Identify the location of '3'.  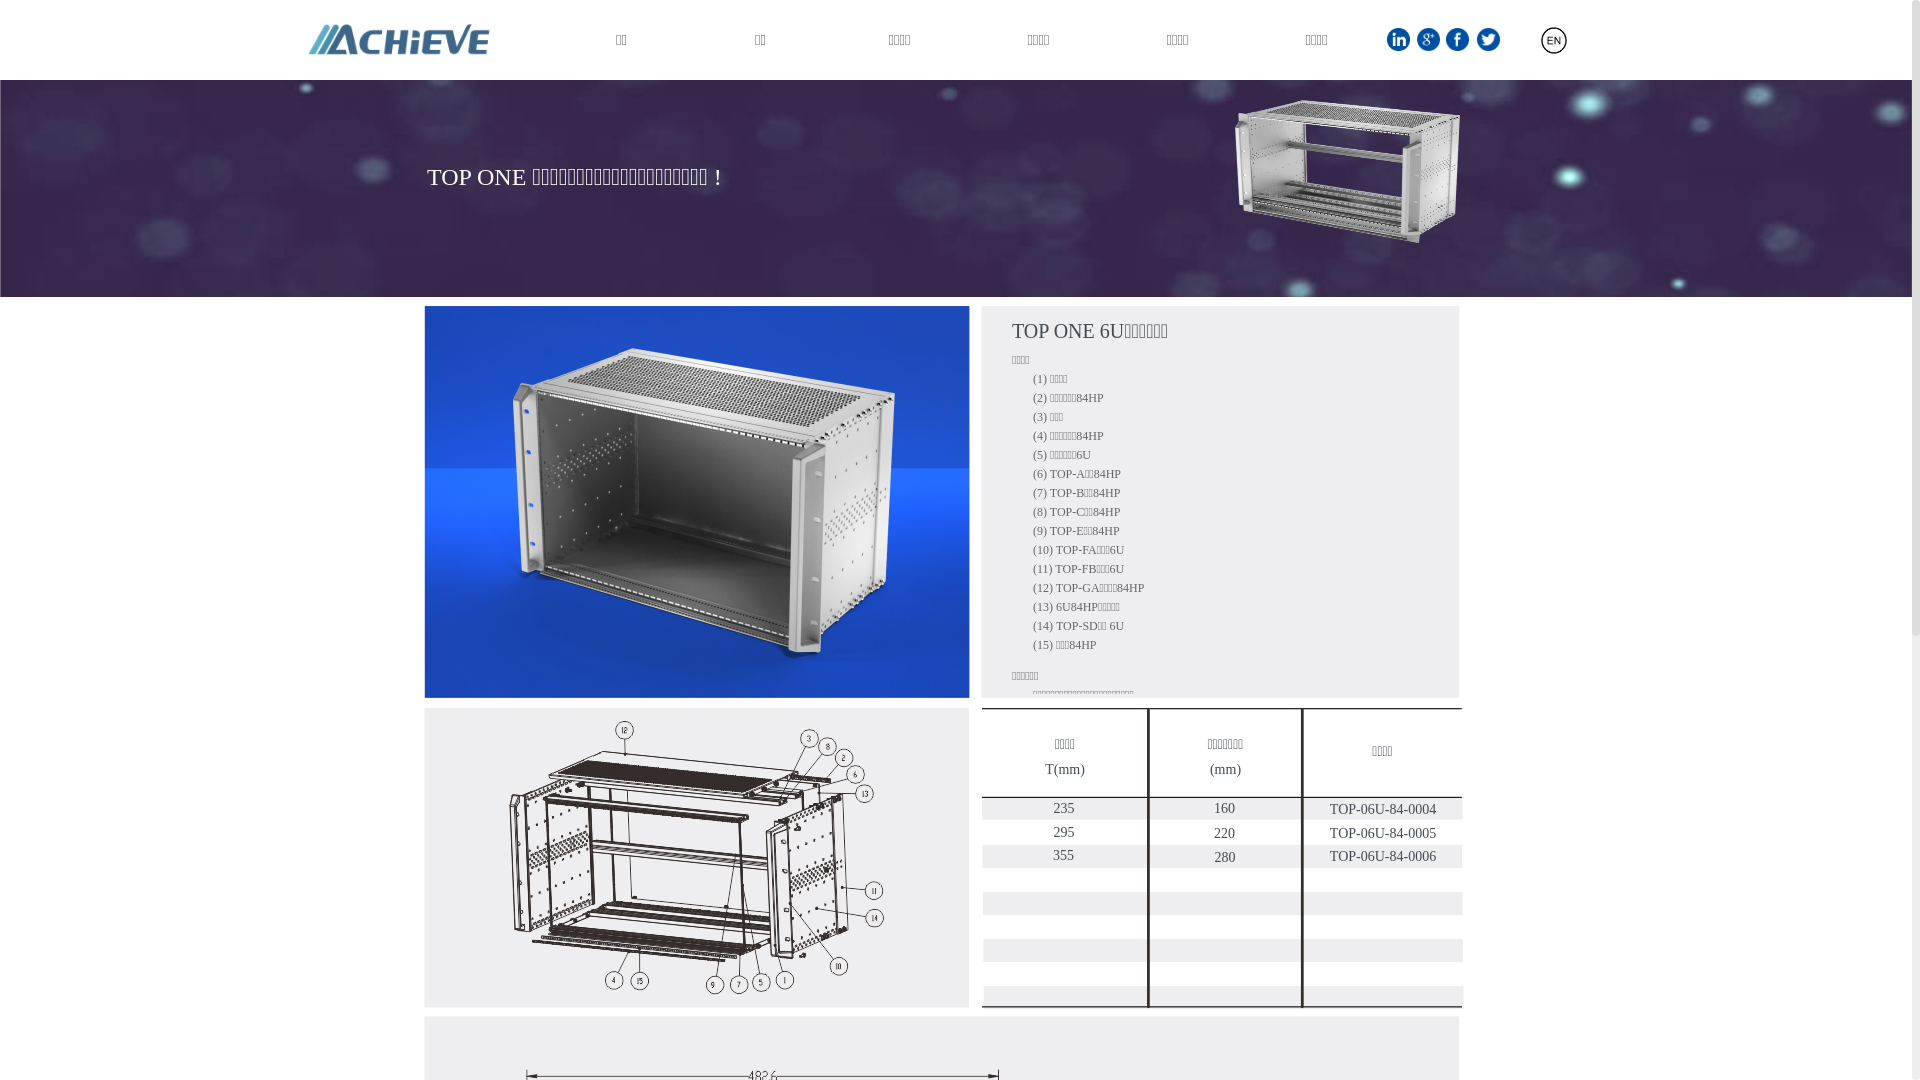
(696, 856).